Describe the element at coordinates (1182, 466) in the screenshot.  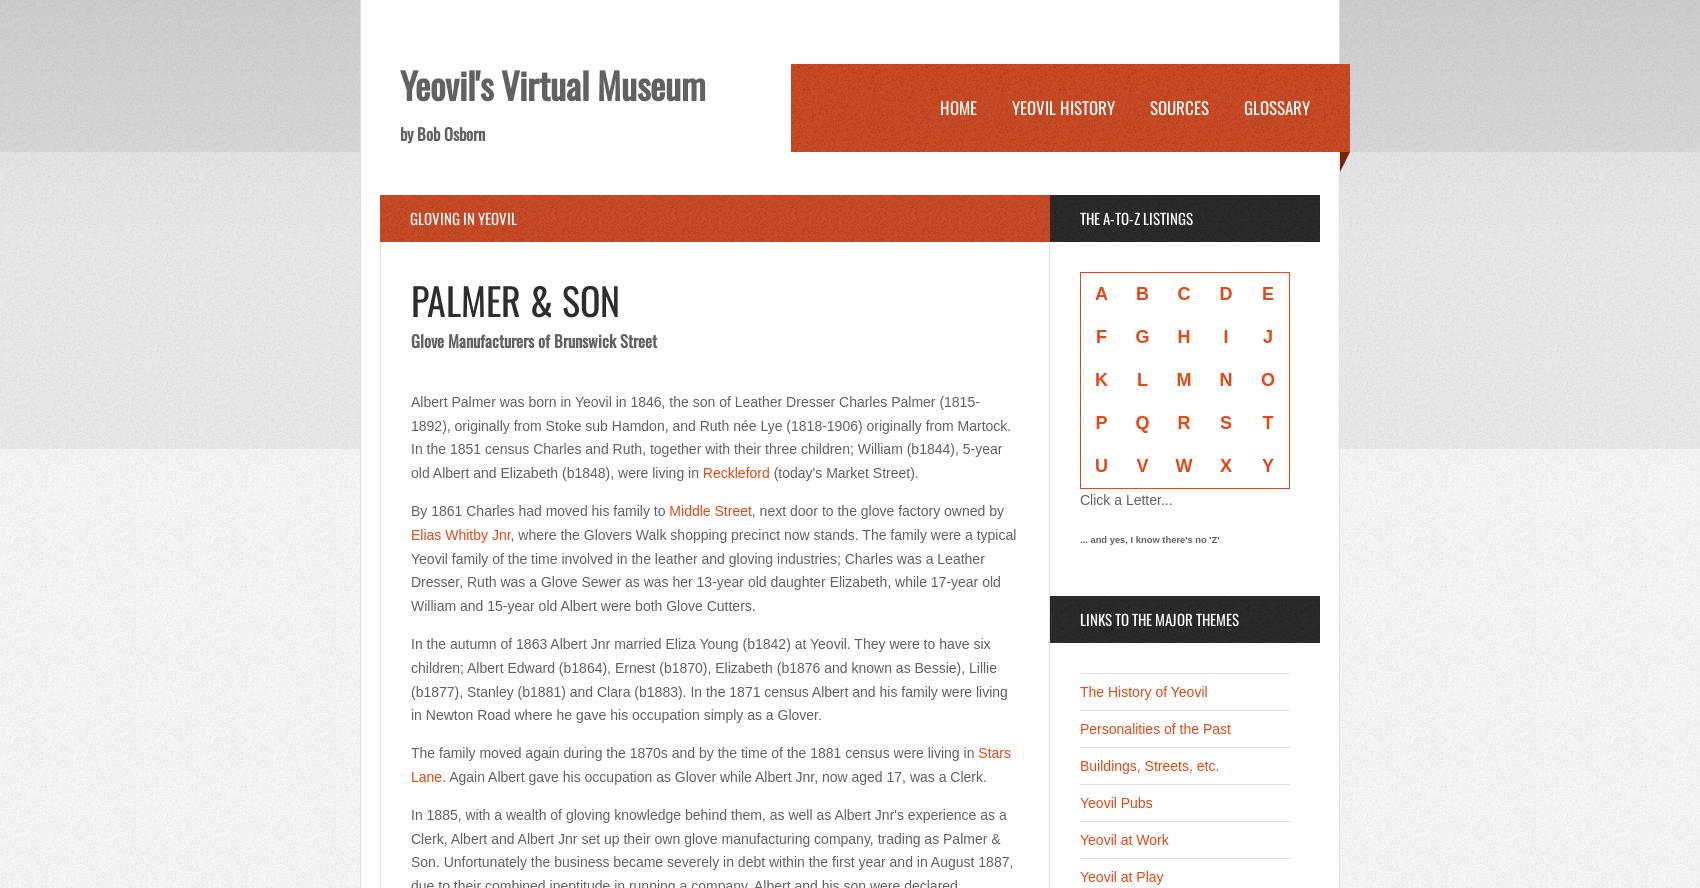
I see `'W'` at that location.